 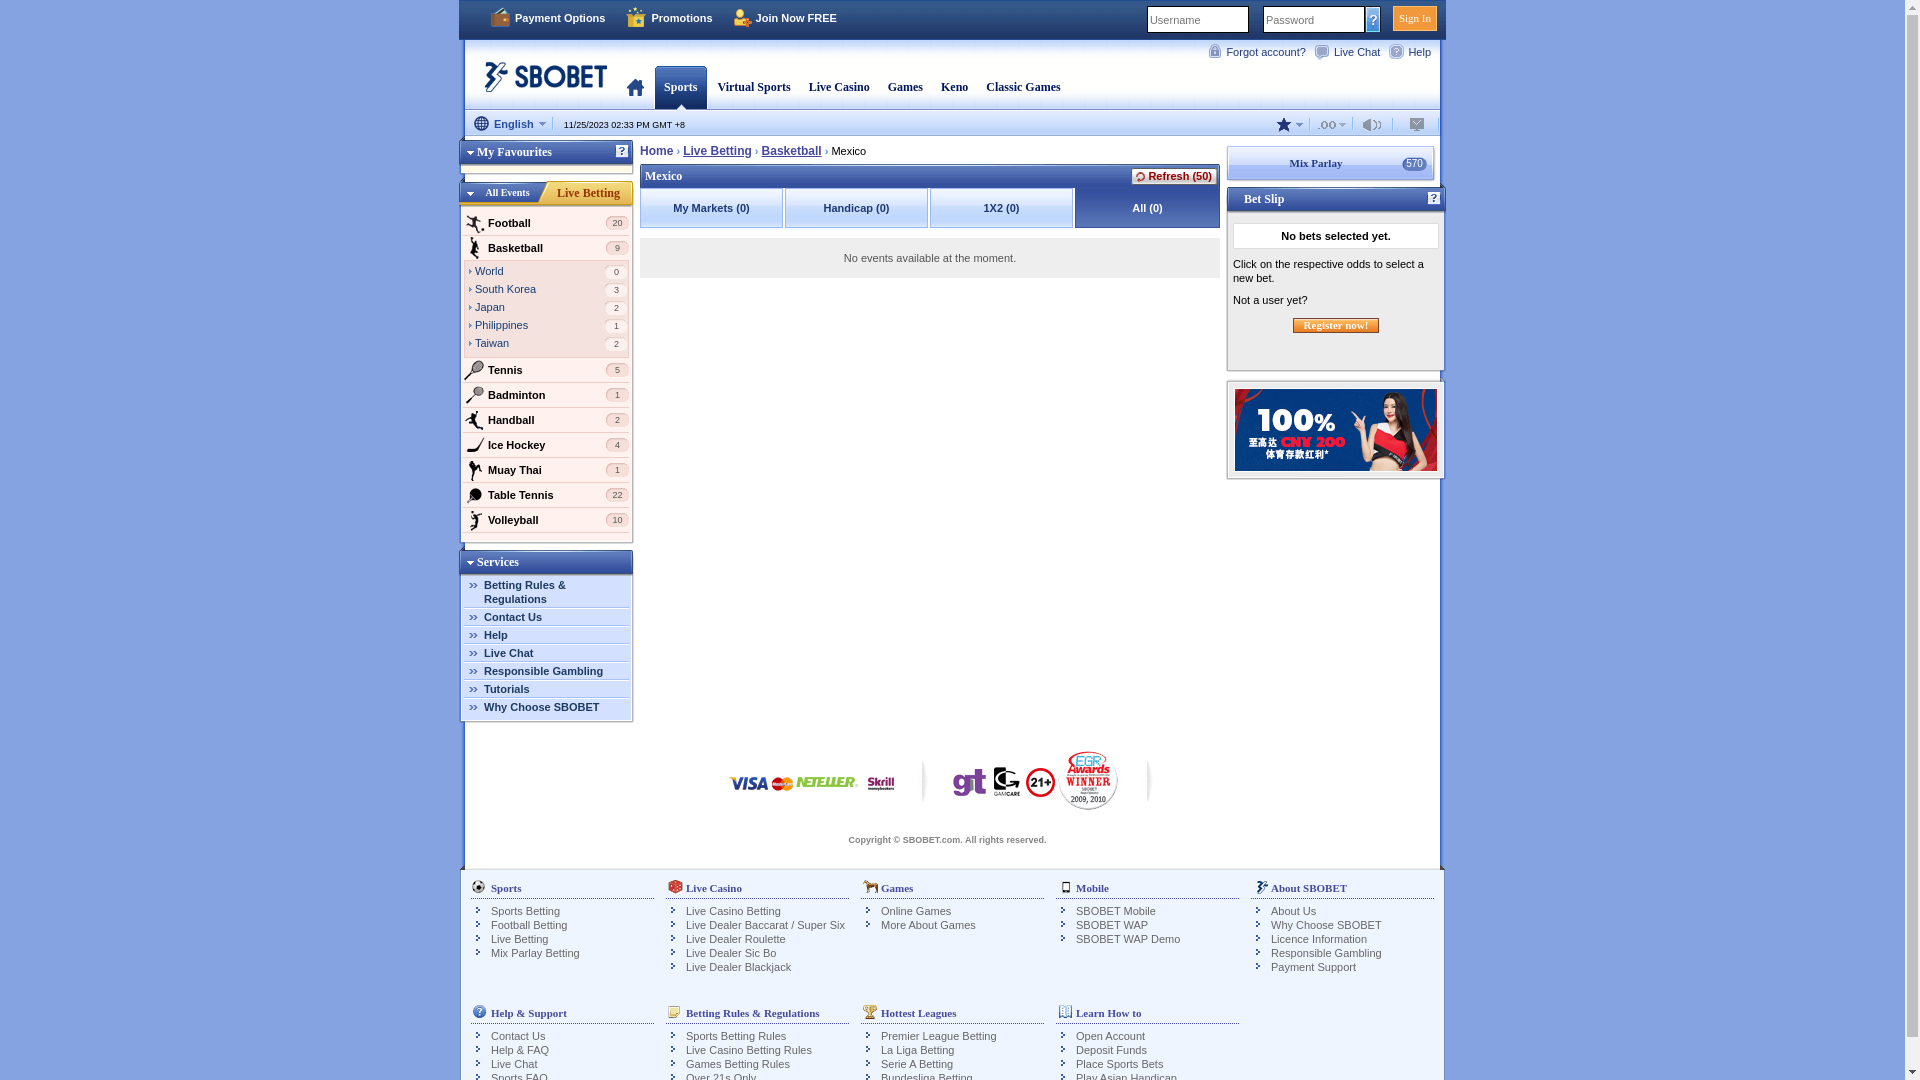 I want to click on 'Sports Betting', so click(x=525, y=910).